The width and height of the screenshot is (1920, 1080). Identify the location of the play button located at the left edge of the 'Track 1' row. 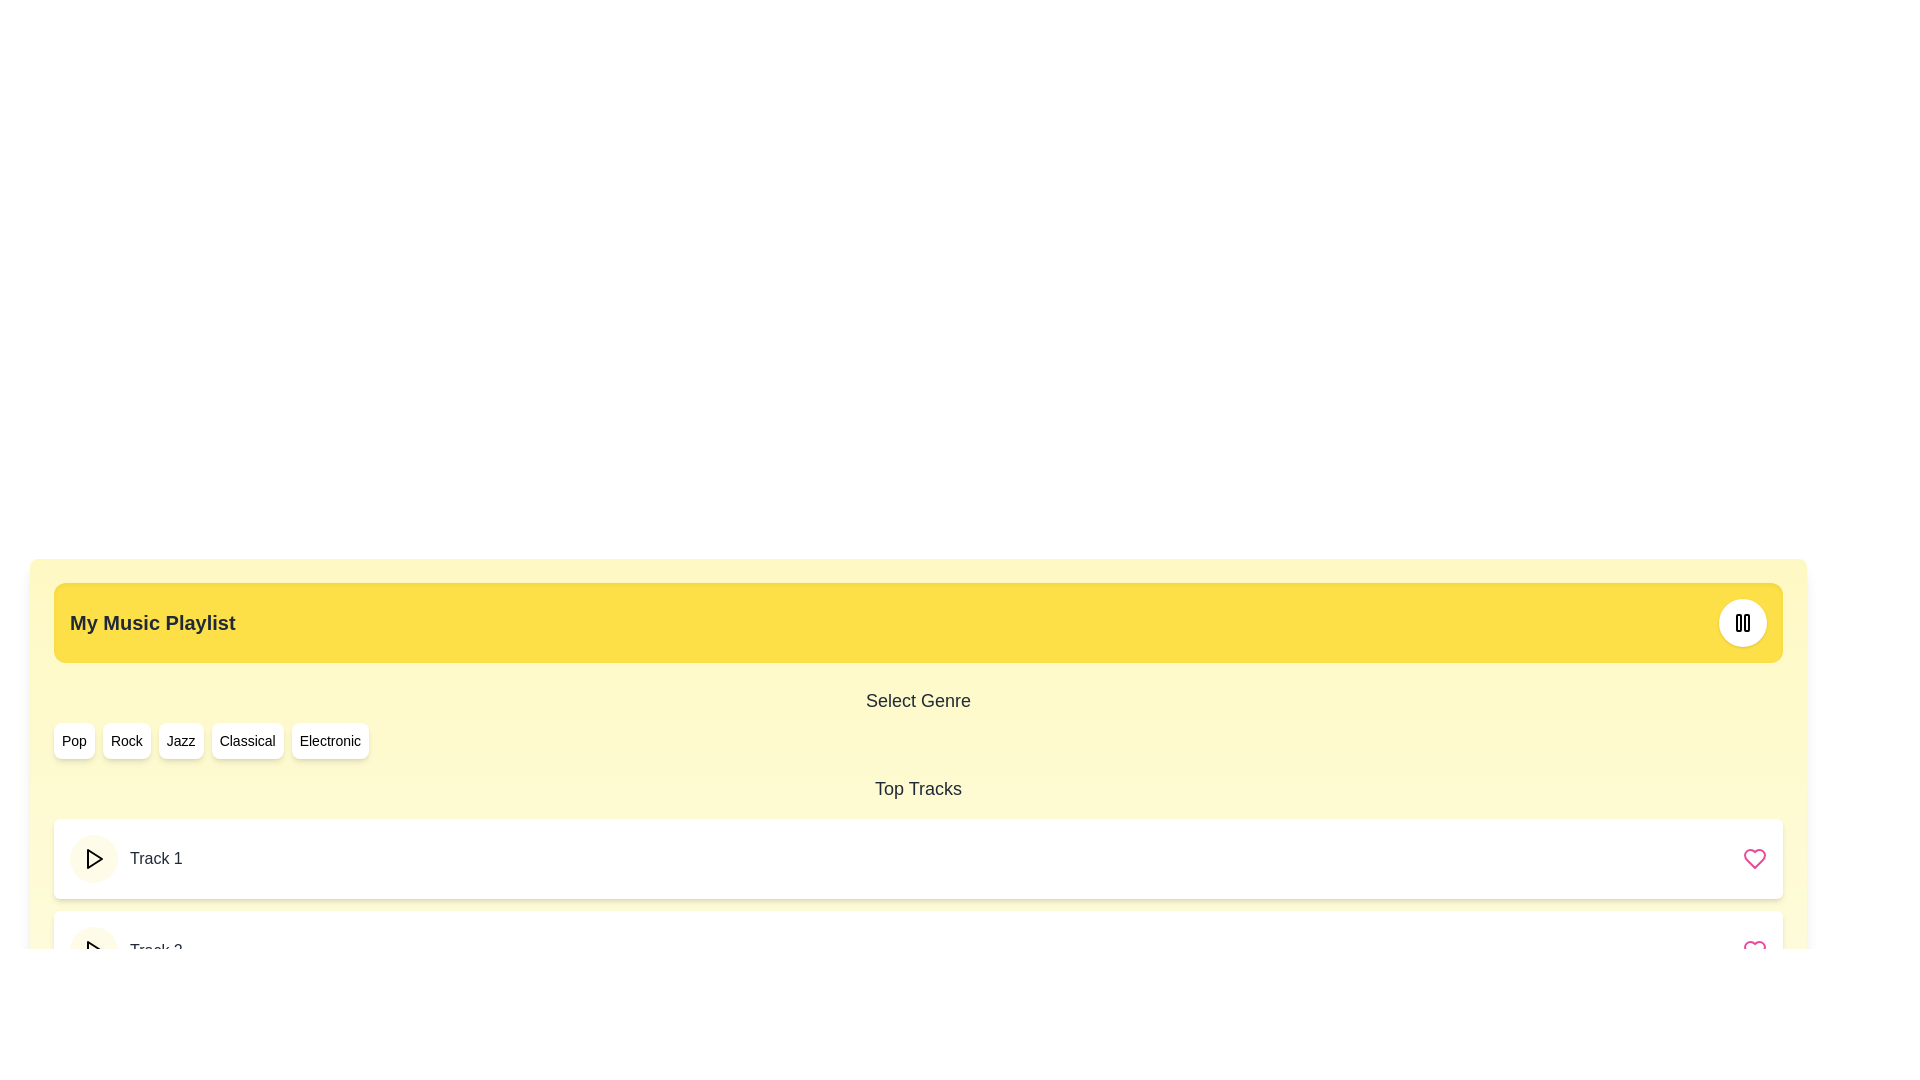
(93, 858).